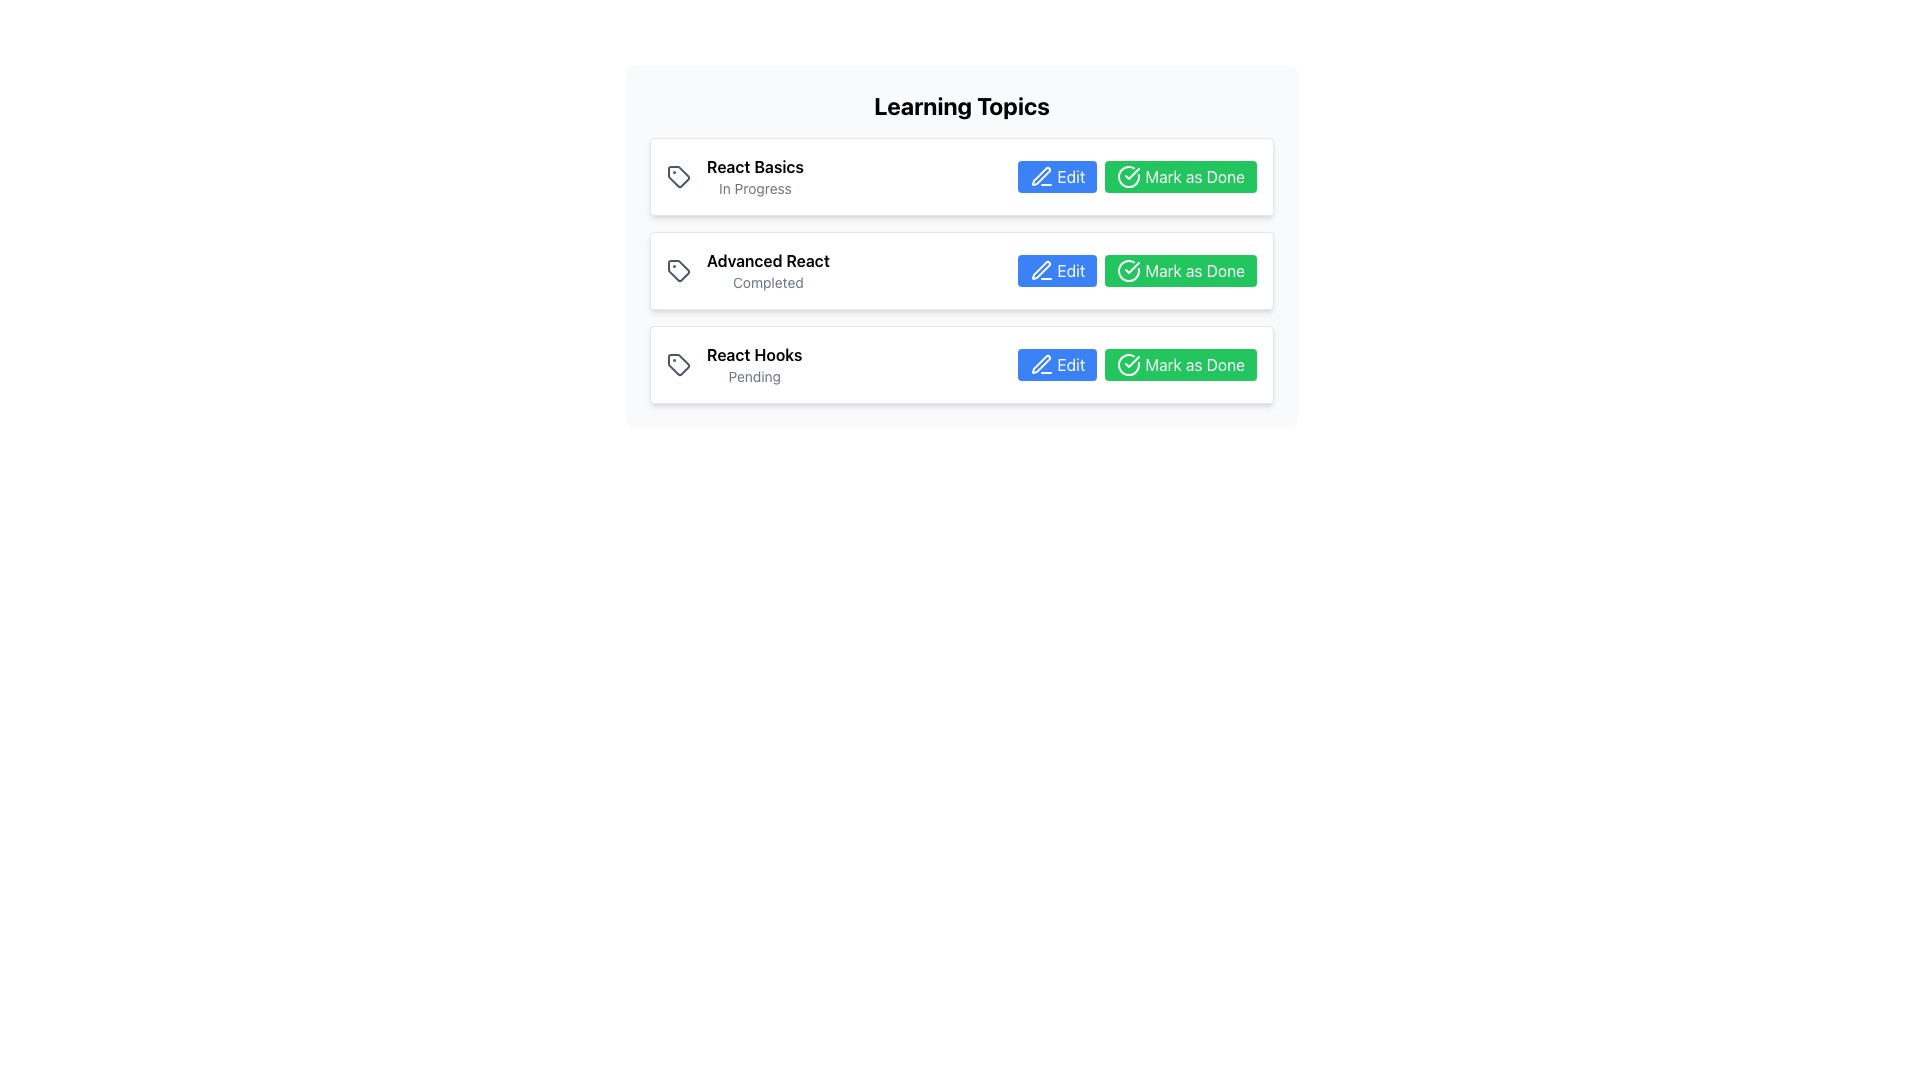 The image size is (1920, 1080). What do you see at coordinates (1129, 365) in the screenshot?
I see `the circular green checkmark icon within the 'Mark as Done' button` at bounding box center [1129, 365].